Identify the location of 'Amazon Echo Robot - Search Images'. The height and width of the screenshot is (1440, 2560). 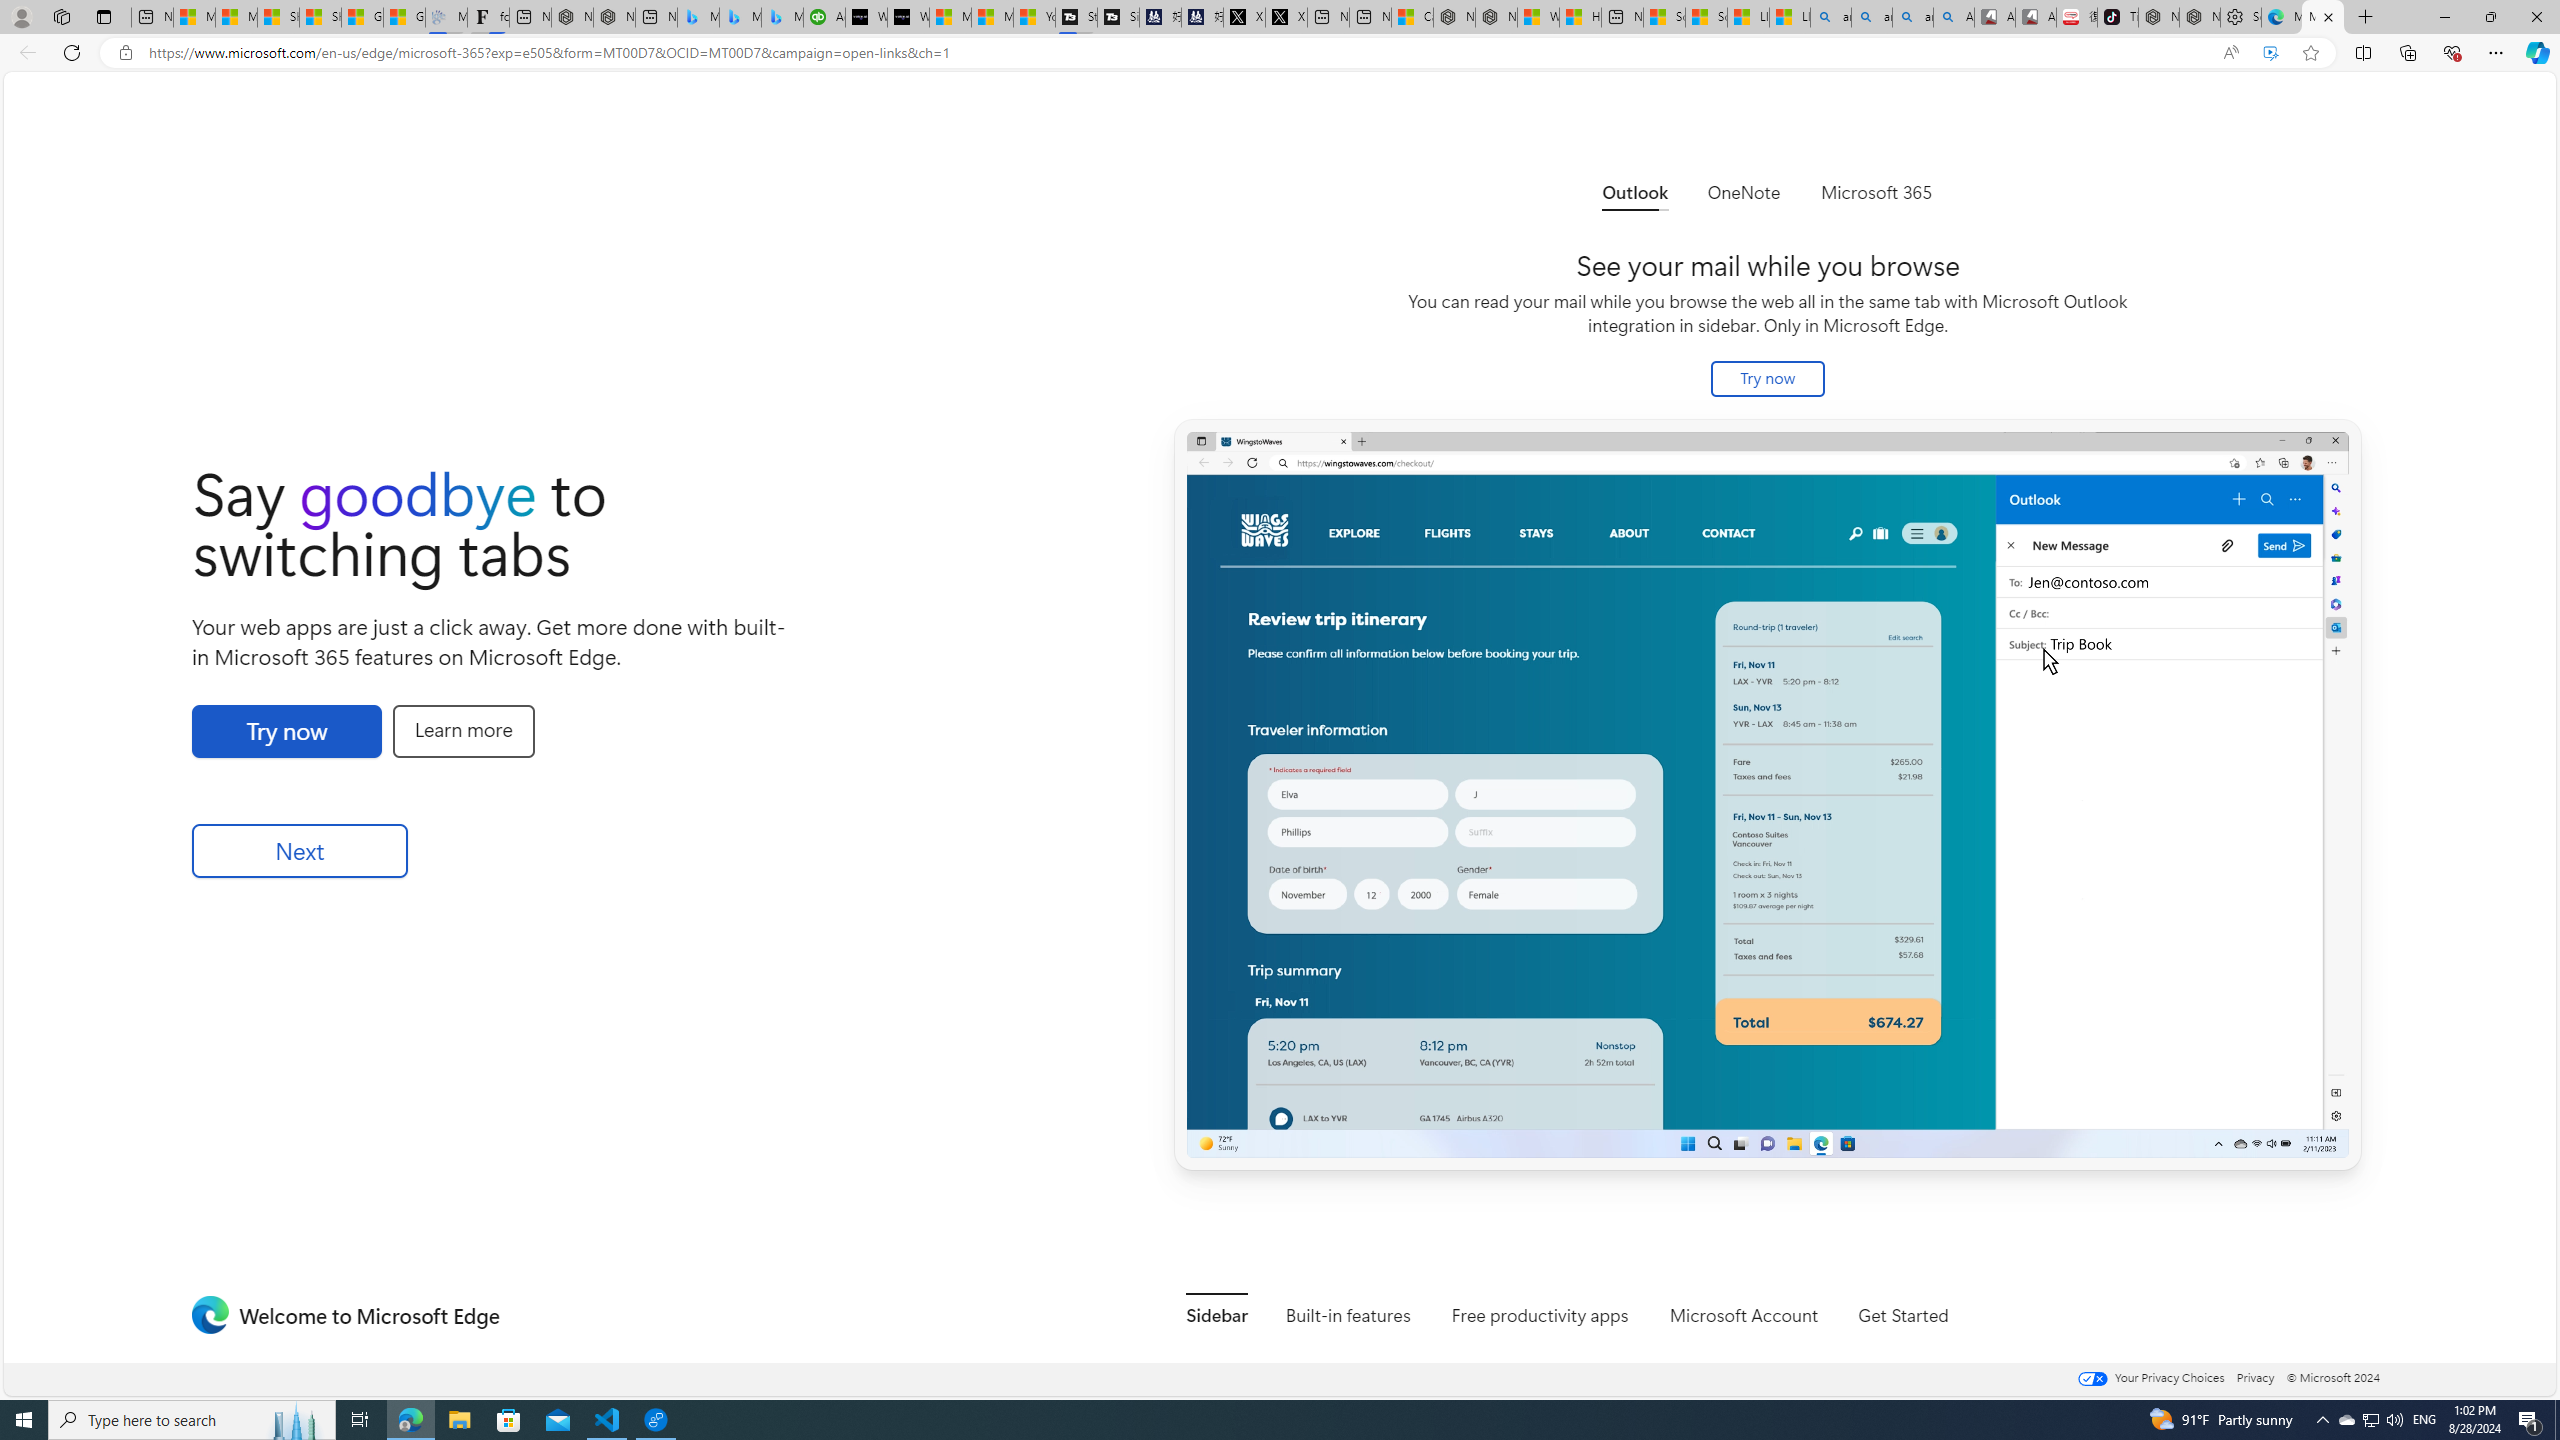
(1953, 16).